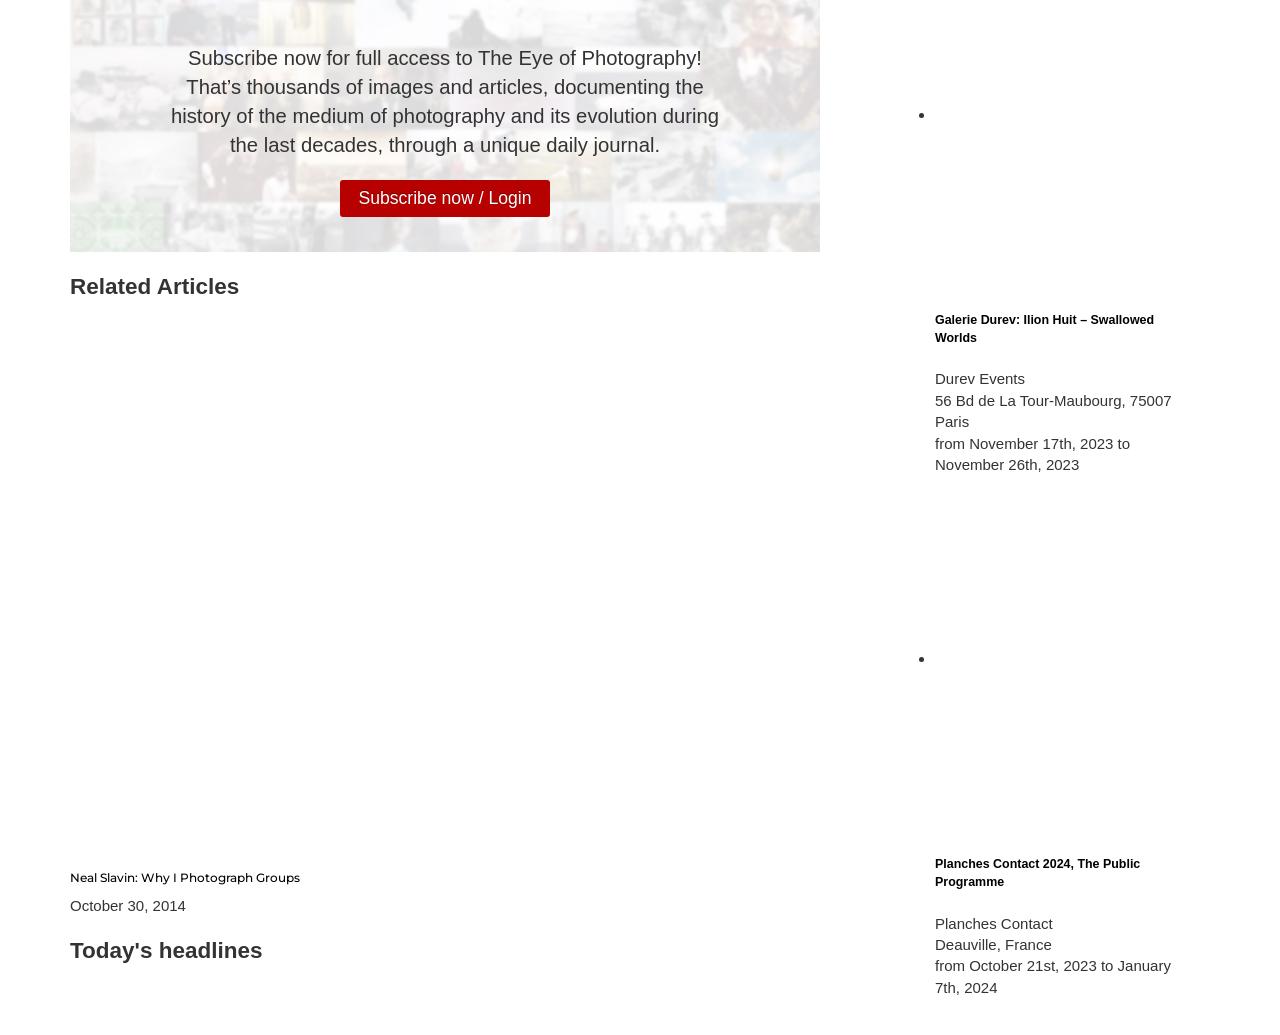 This screenshot has width=1280, height=1035. I want to click on 'October 30, 2014', so click(126, 903).